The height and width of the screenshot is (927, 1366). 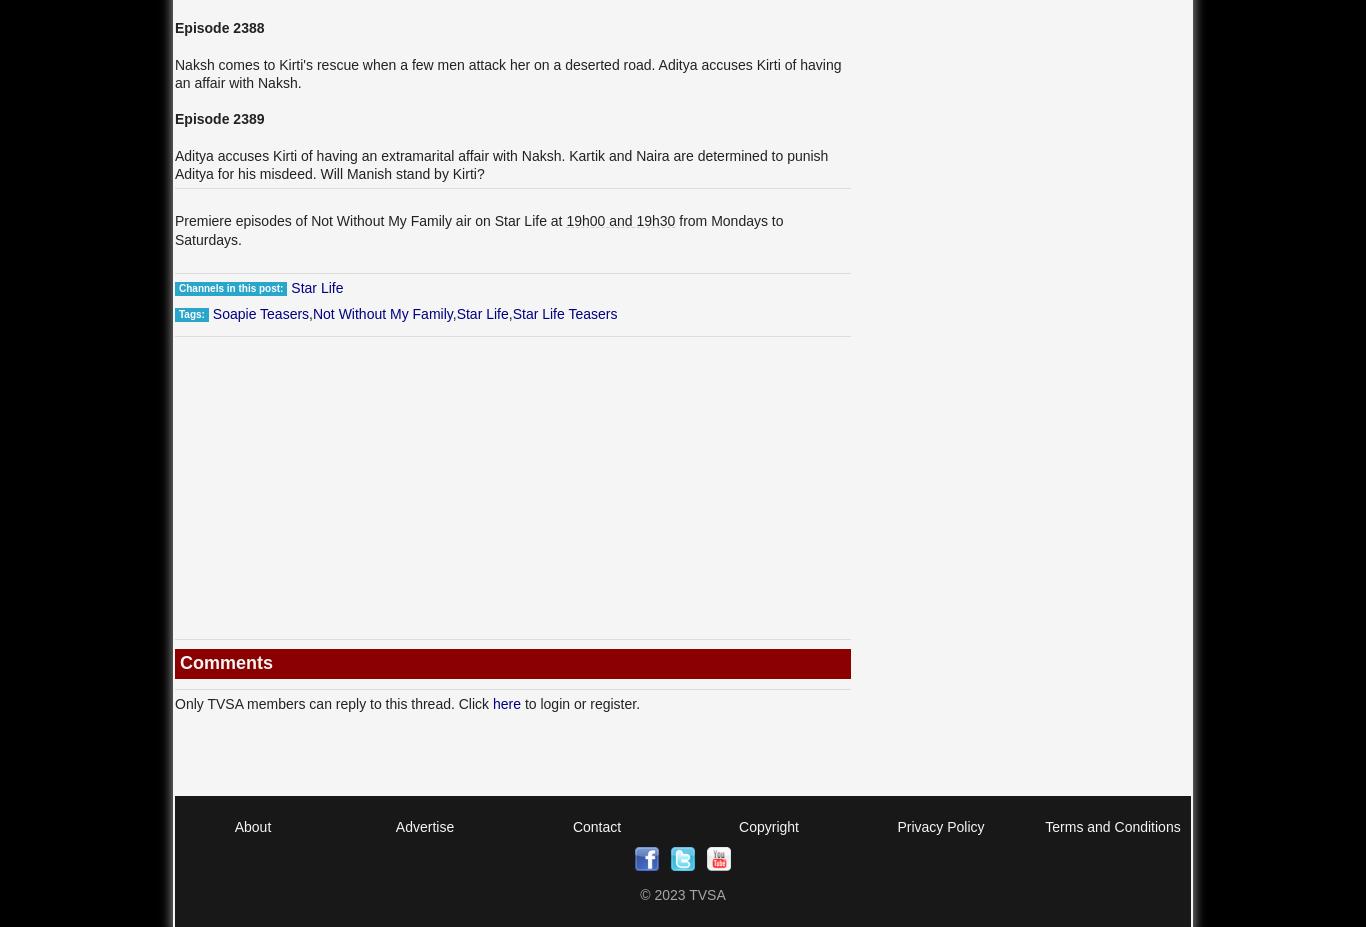 What do you see at coordinates (380, 311) in the screenshot?
I see `'Not Without My Family'` at bounding box center [380, 311].